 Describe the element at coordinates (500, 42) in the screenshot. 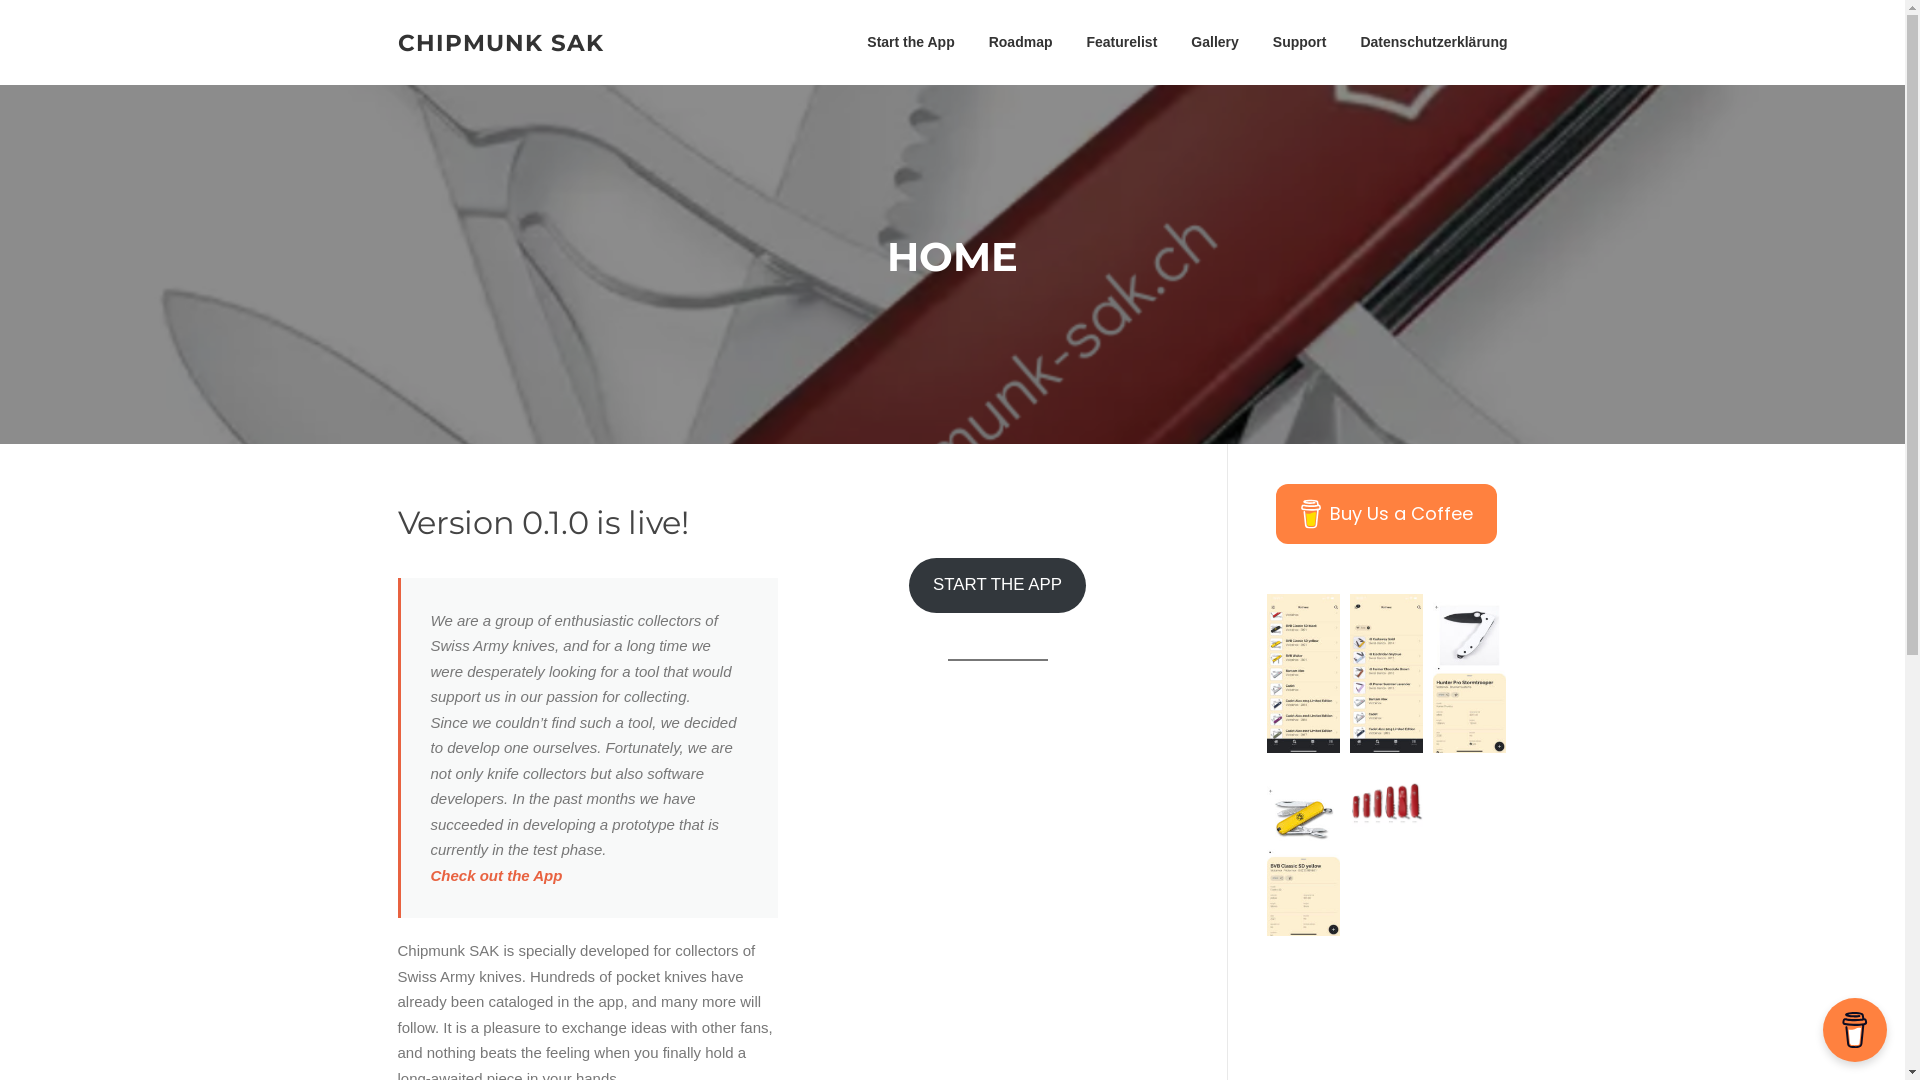

I see `'CHIPMUNK SAK'` at that location.